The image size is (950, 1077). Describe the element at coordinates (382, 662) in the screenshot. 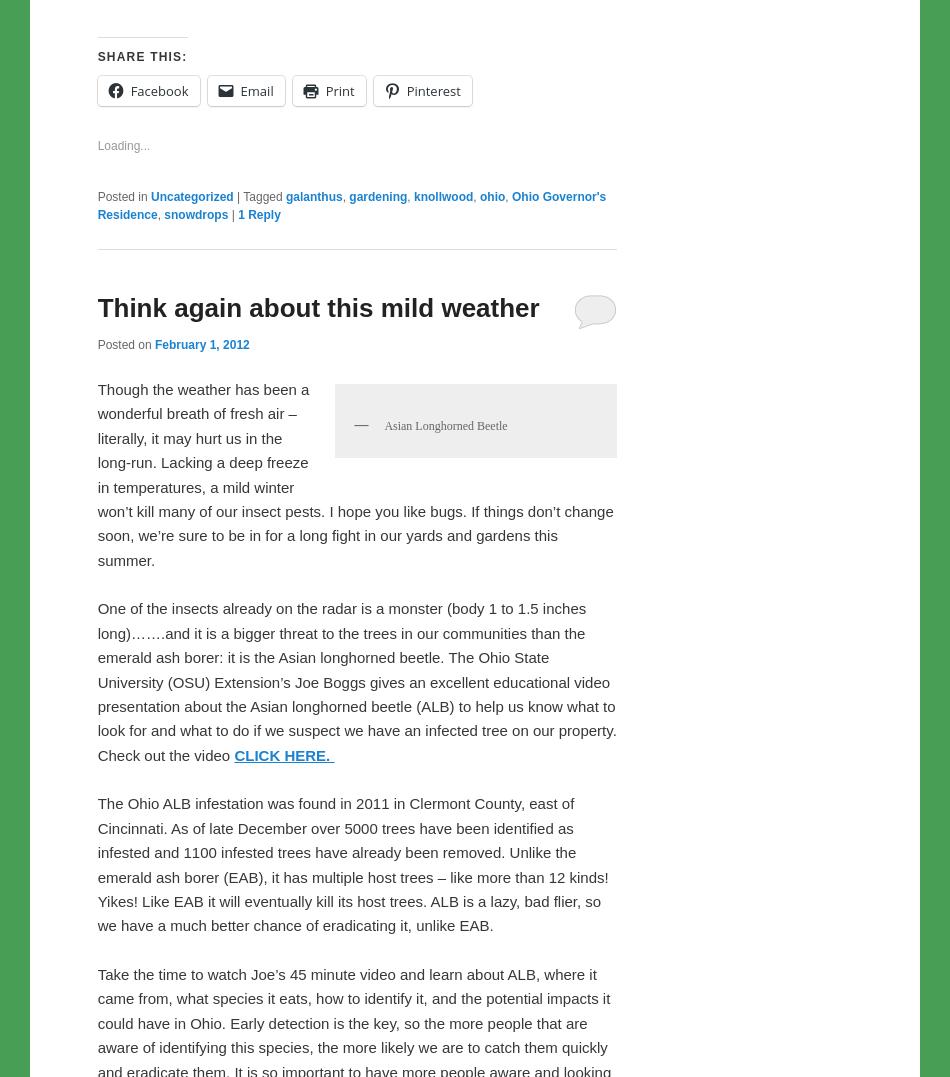

I see `'Asian Longhorned Beetle'` at that location.